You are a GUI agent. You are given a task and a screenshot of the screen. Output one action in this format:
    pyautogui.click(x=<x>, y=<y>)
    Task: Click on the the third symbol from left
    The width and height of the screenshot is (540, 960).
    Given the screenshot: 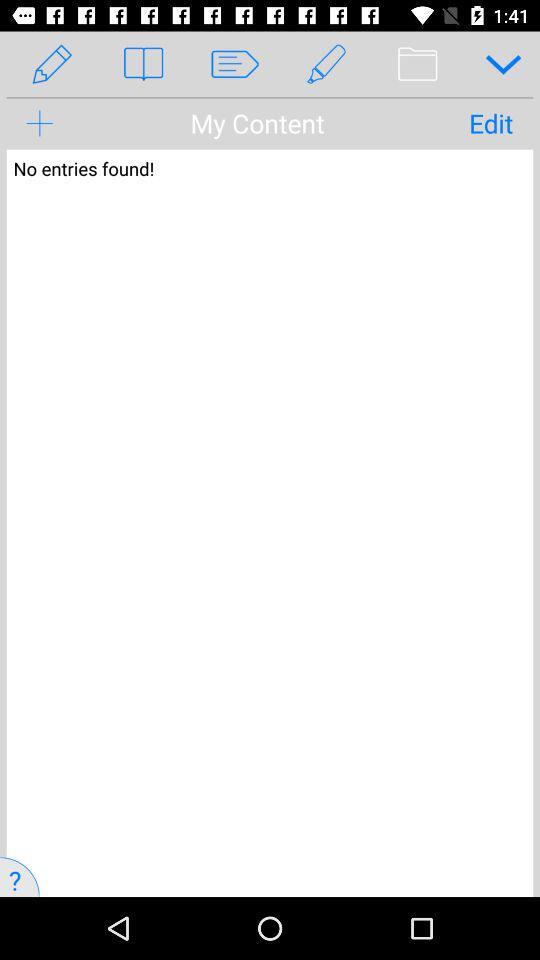 What is the action you would take?
    pyautogui.click(x=234, y=64)
    